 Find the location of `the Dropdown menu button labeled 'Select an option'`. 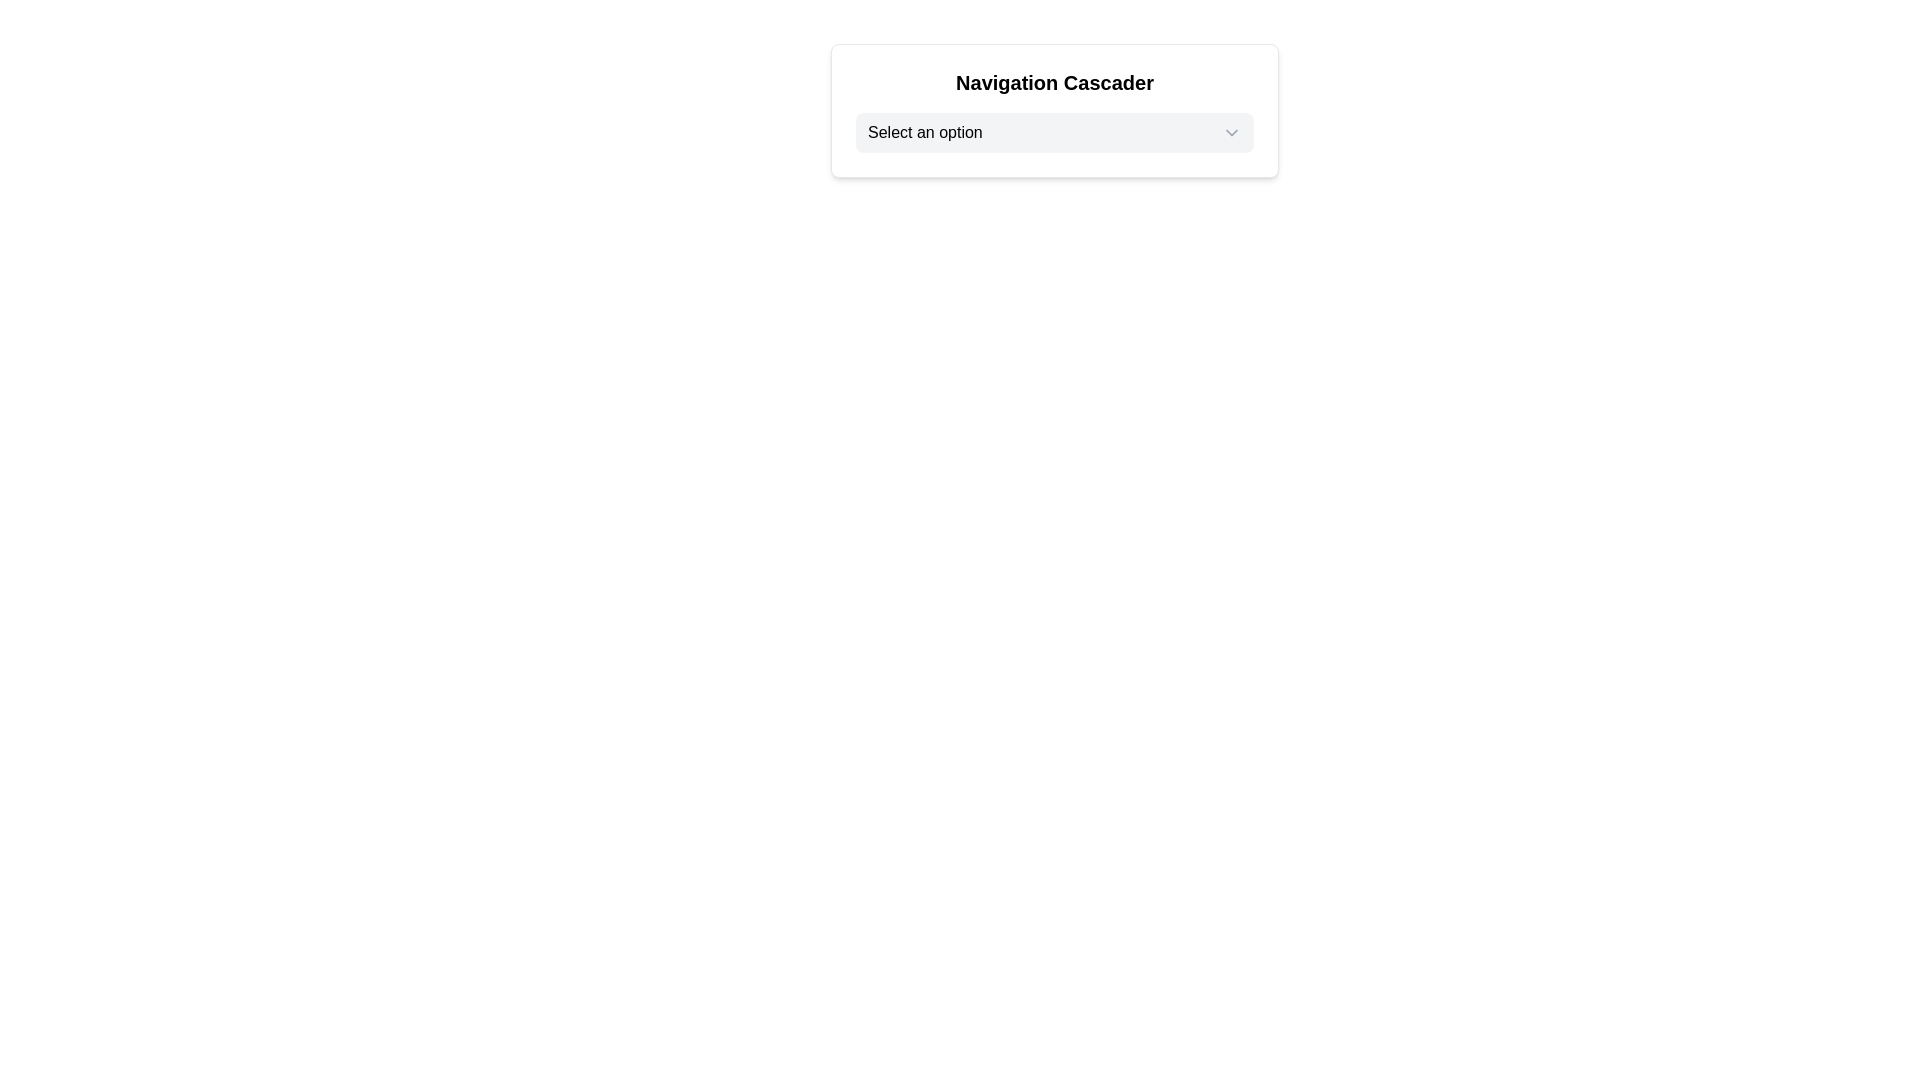

the Dropdown menu button labeled 'Select an option' is located at coordinates (1054, 132).